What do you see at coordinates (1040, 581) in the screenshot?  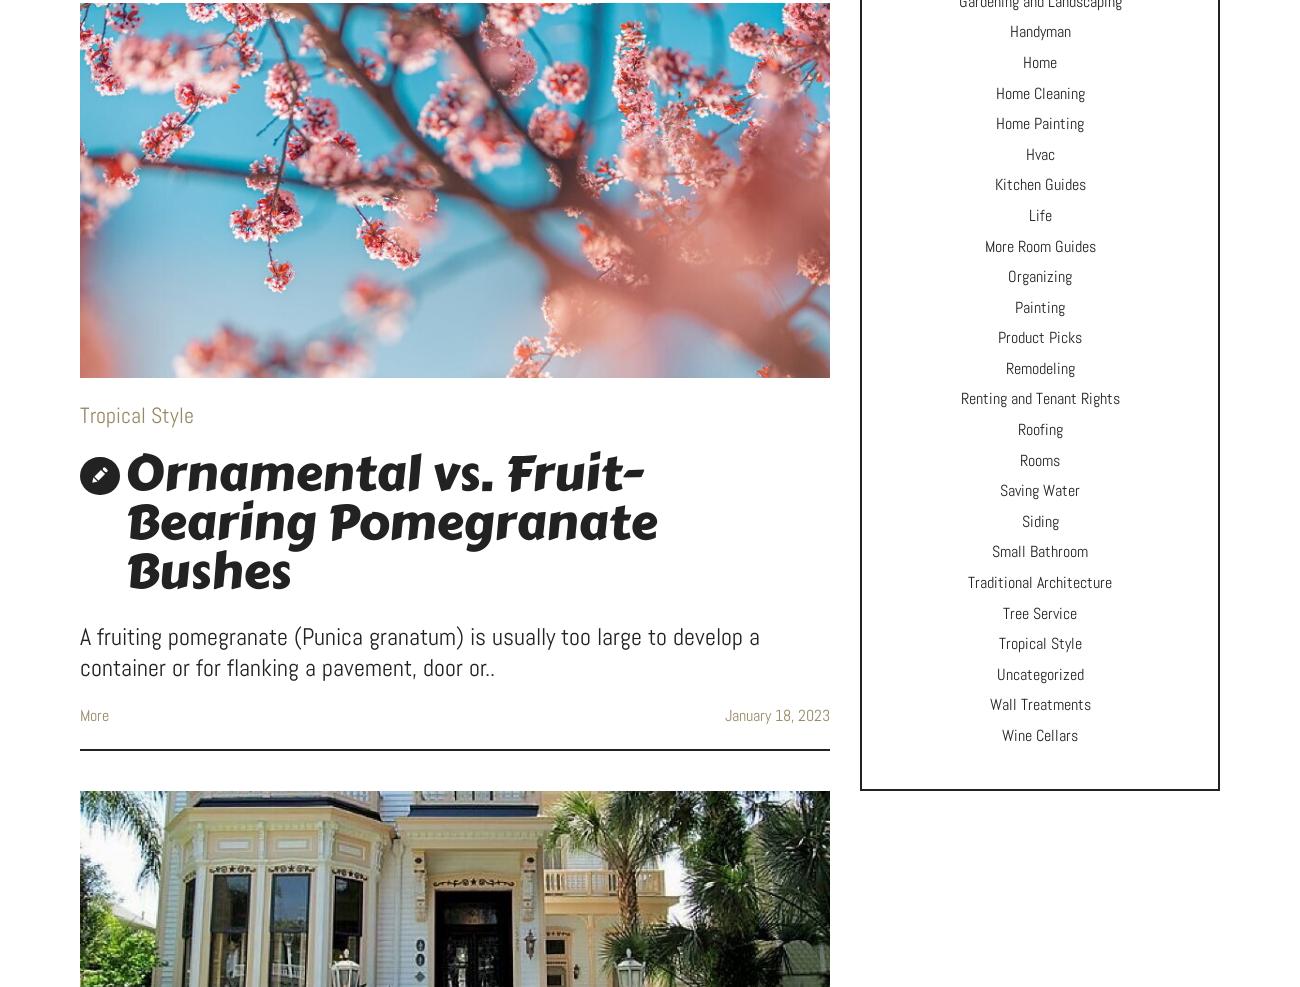 I see `'Traditional Architecture'` at bounding box center [1040, 581].